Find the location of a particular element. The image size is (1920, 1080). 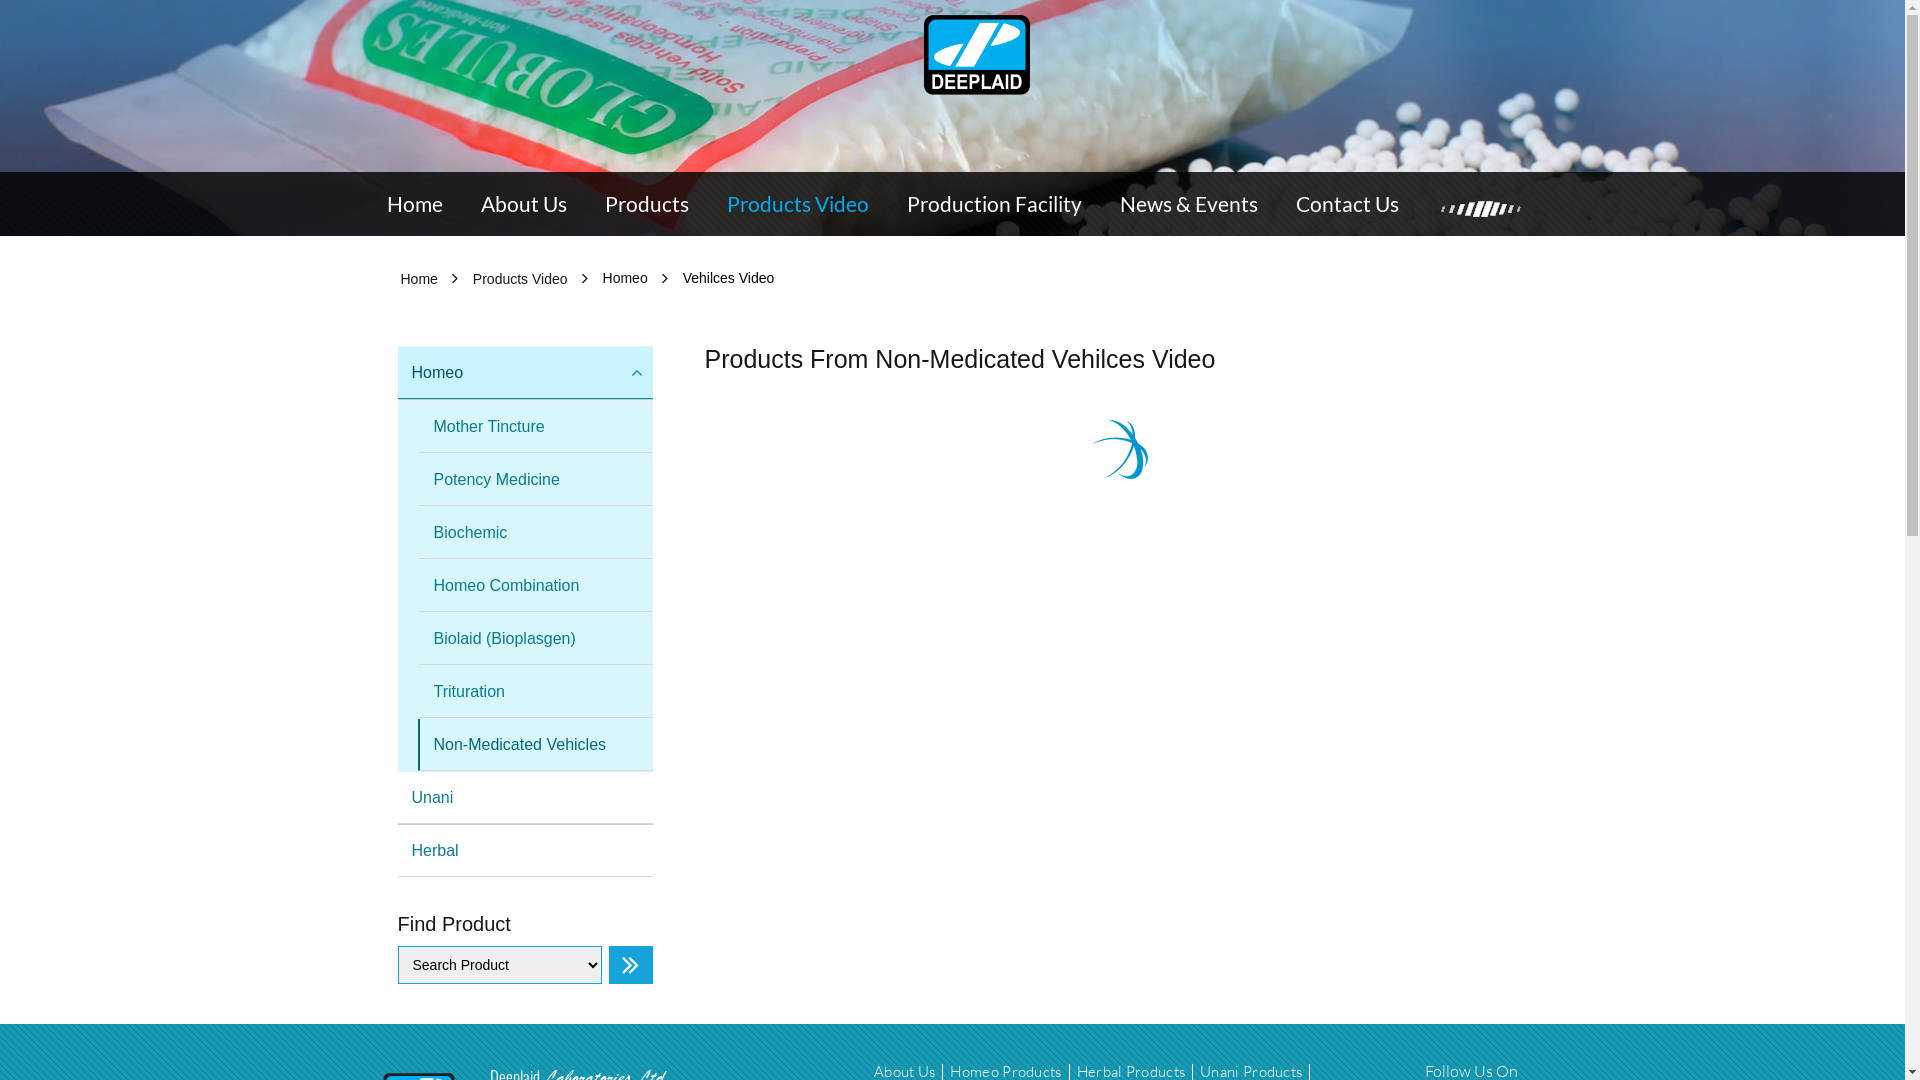

'Products Video' is located at coordinates (520, 278).